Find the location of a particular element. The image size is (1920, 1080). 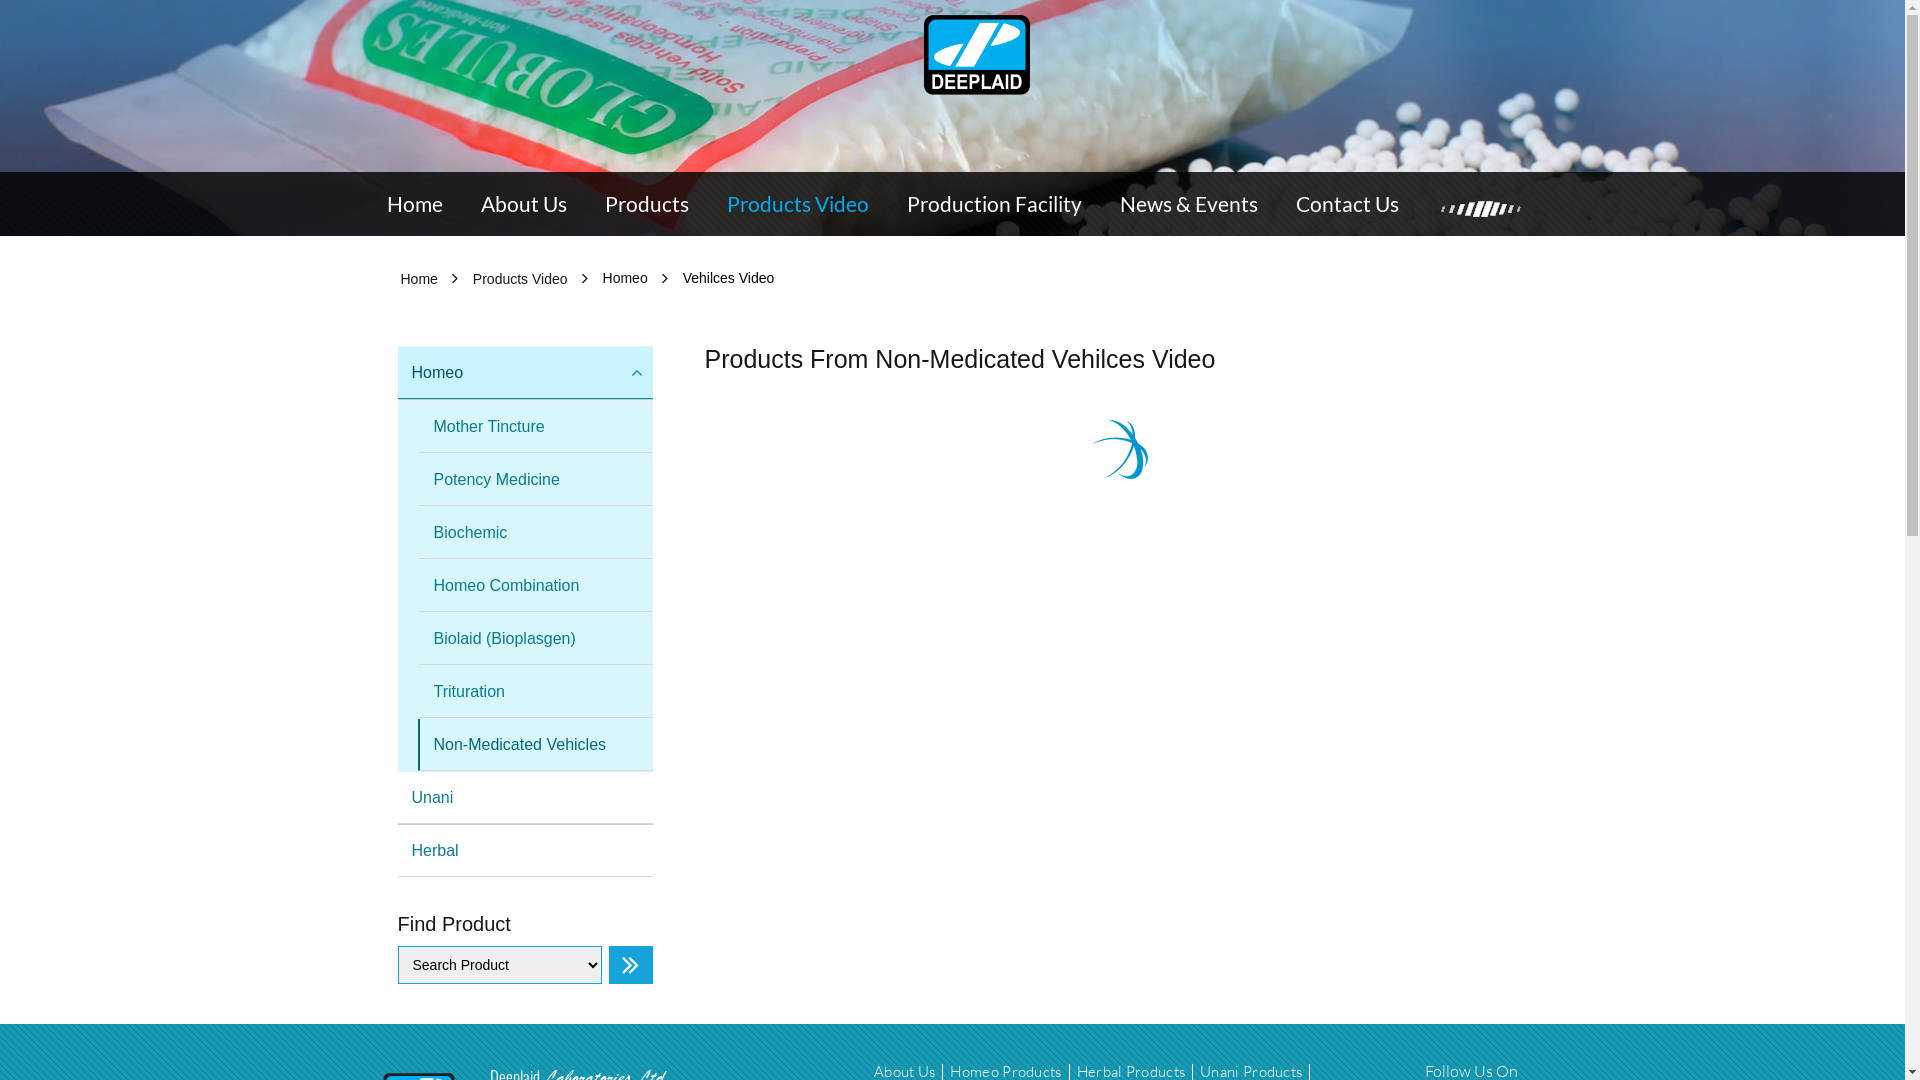

'Products Video' is located at coordinates (520, 278).